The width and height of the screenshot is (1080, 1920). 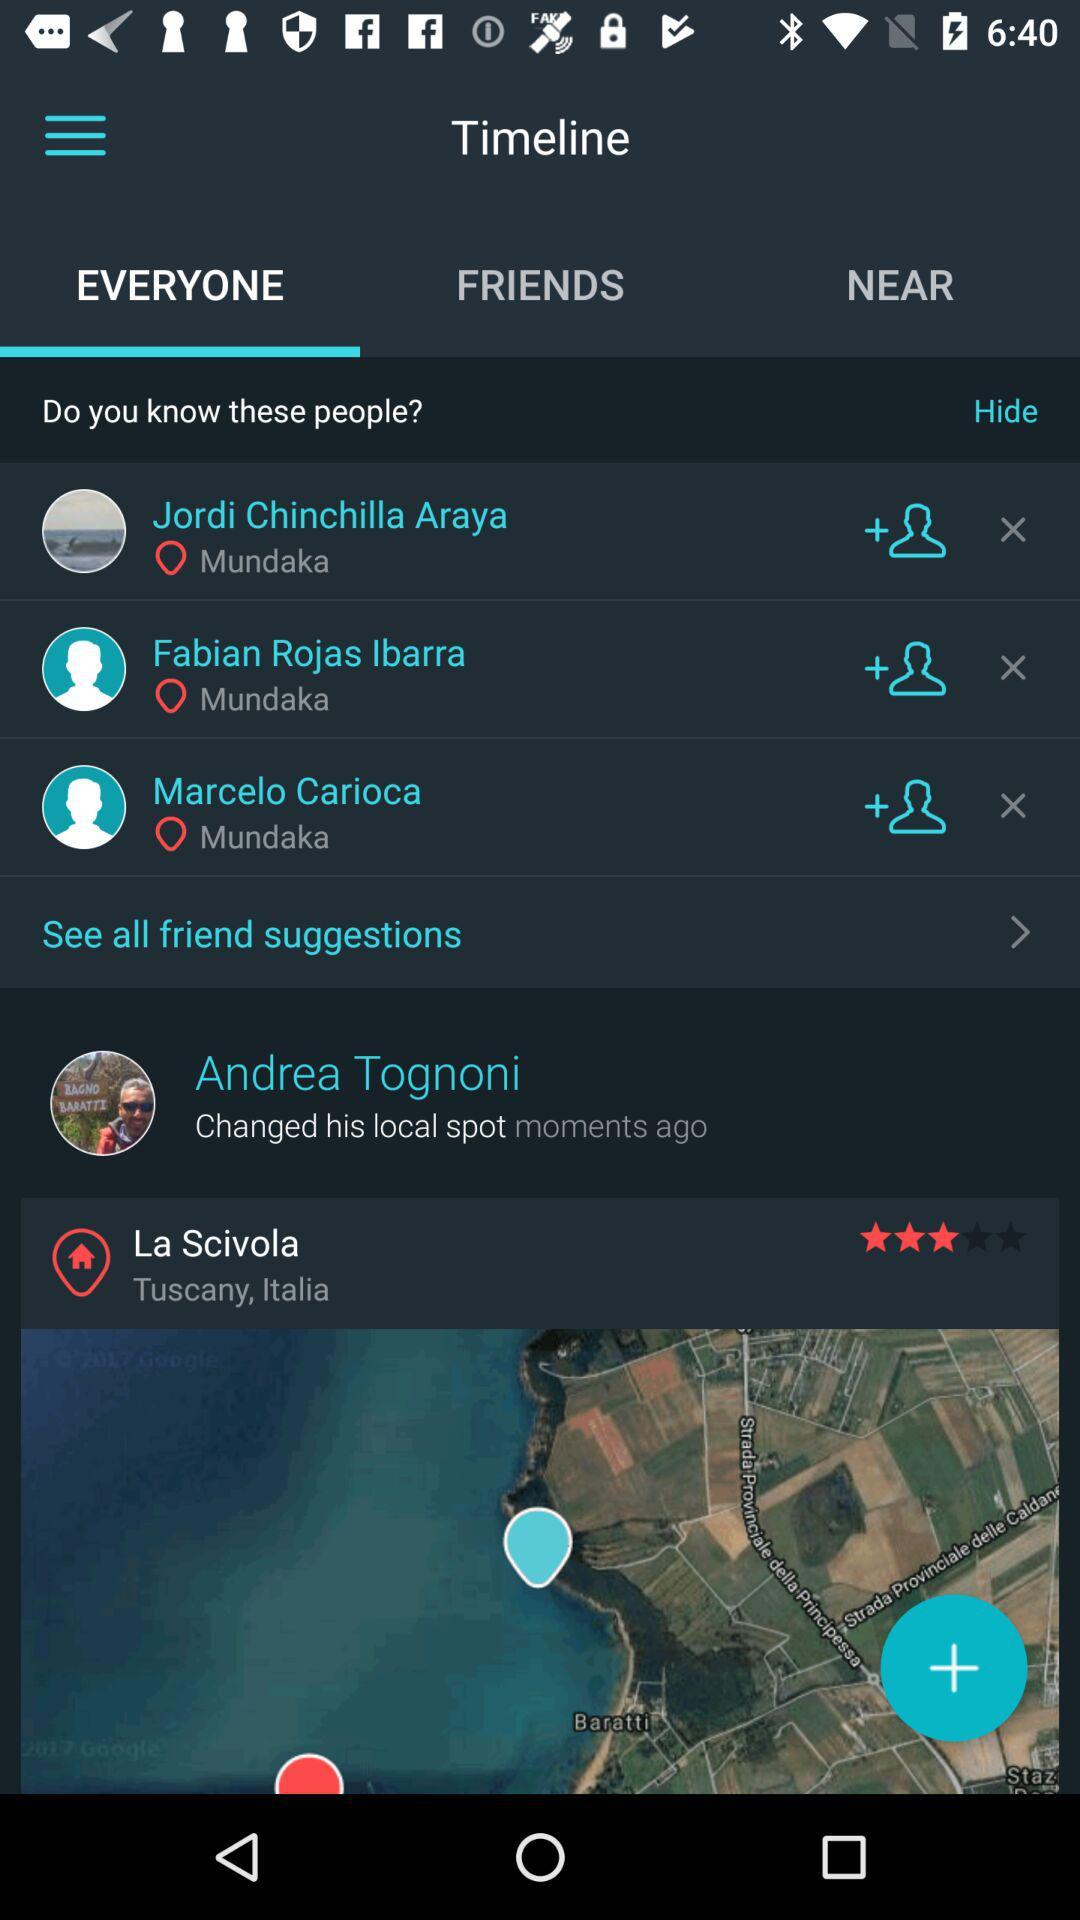 I want to click on the add icon, so click(x=952, y=1667).